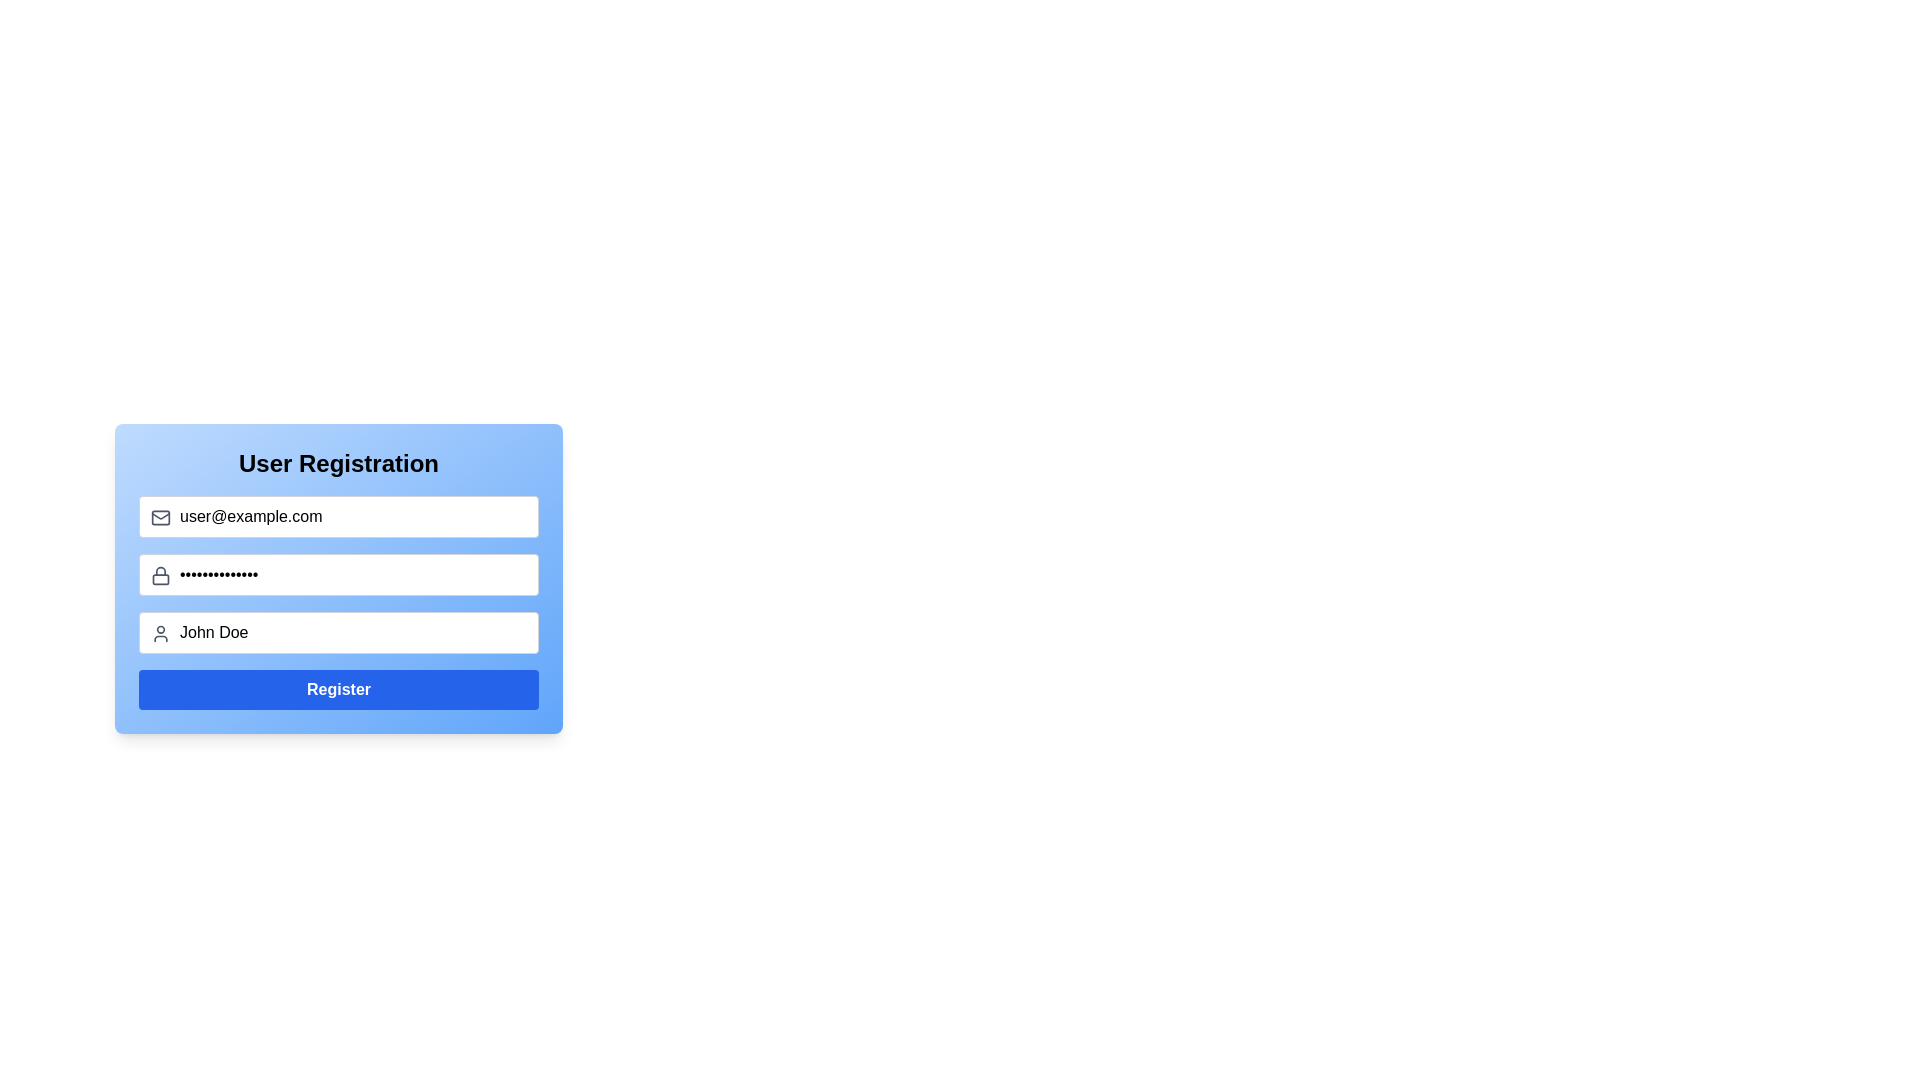 The height and width of the screenshot is (1080, 1920). Describe the element at coordinates (161, 633) in the screenshot. I see `the user icon, which is a simple line-drawn illustration of a person in a circular format, located to the left of the 'Your Name' text input field in the 'User Registration' form, to observe for additional information or tooltips` at that location.